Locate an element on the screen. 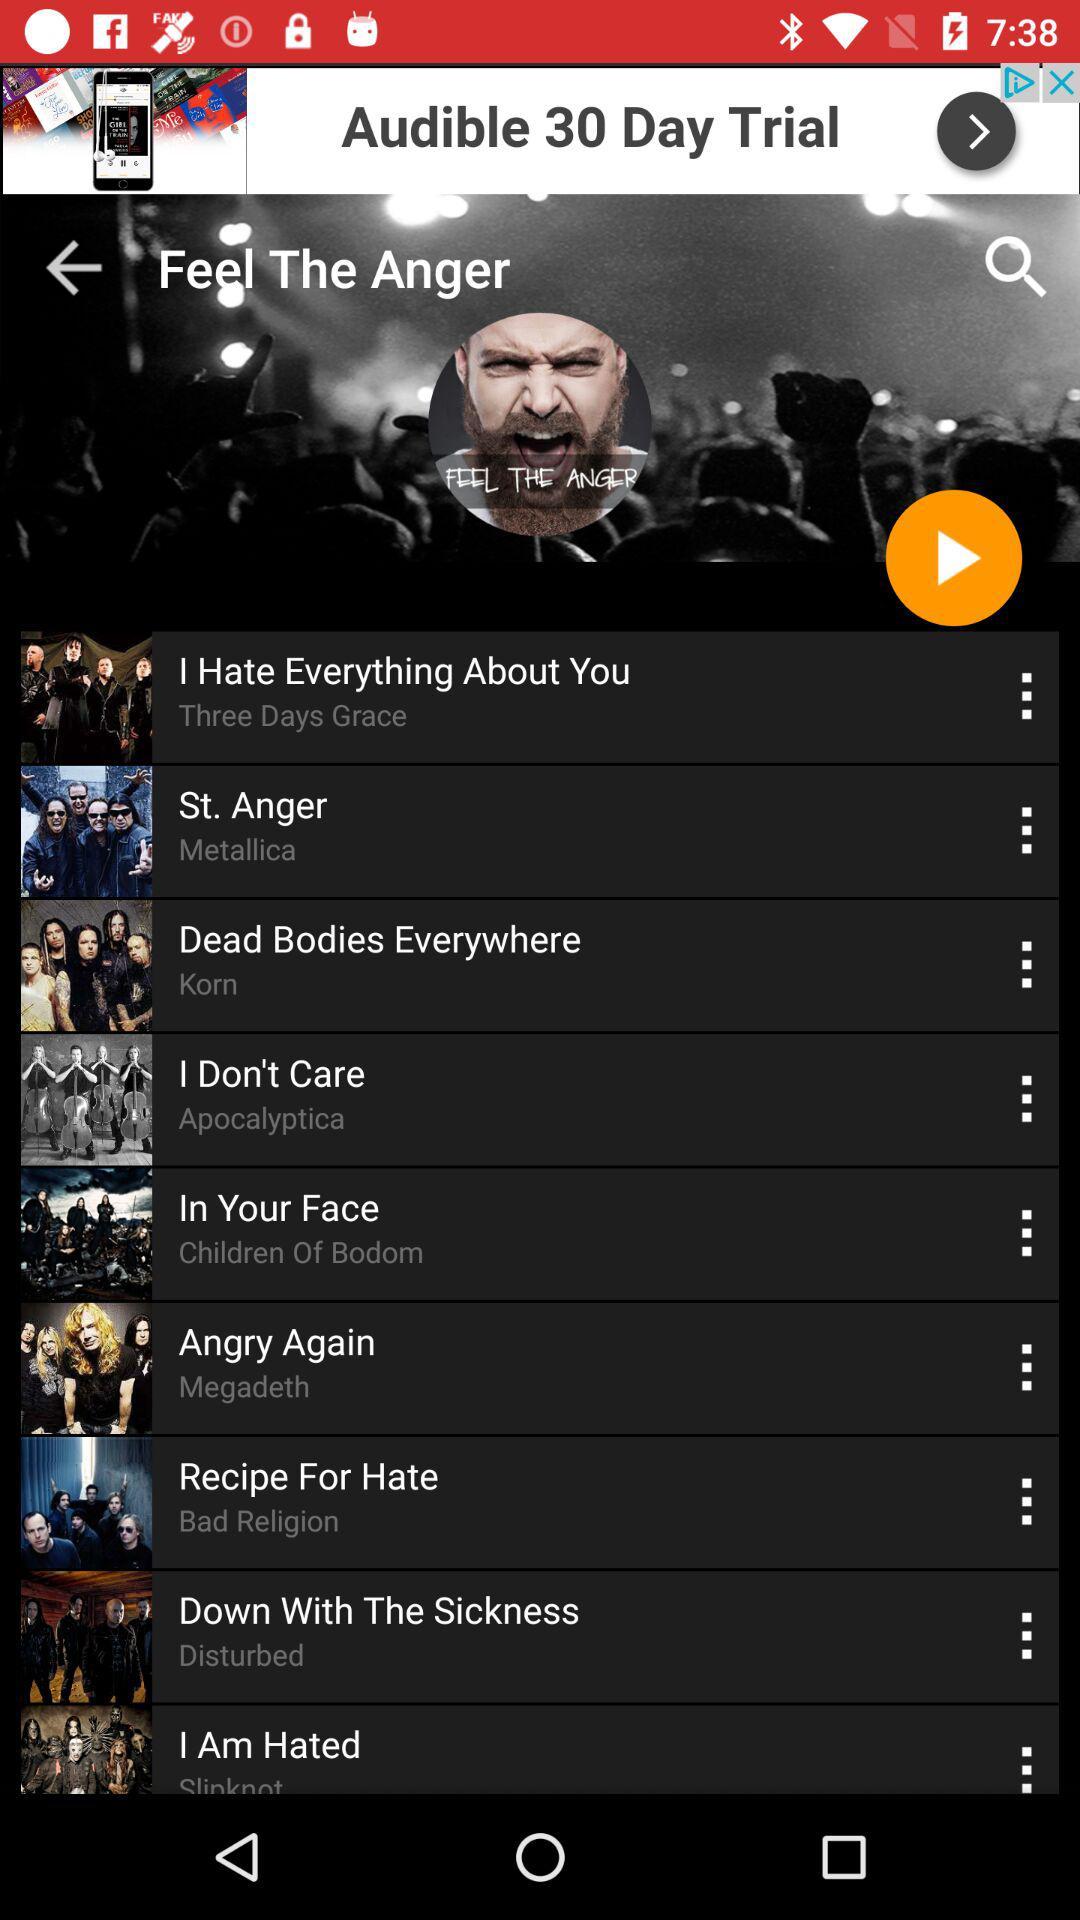 The image size is (1080, 1920). more options is located at coordinates (1027, 1098).